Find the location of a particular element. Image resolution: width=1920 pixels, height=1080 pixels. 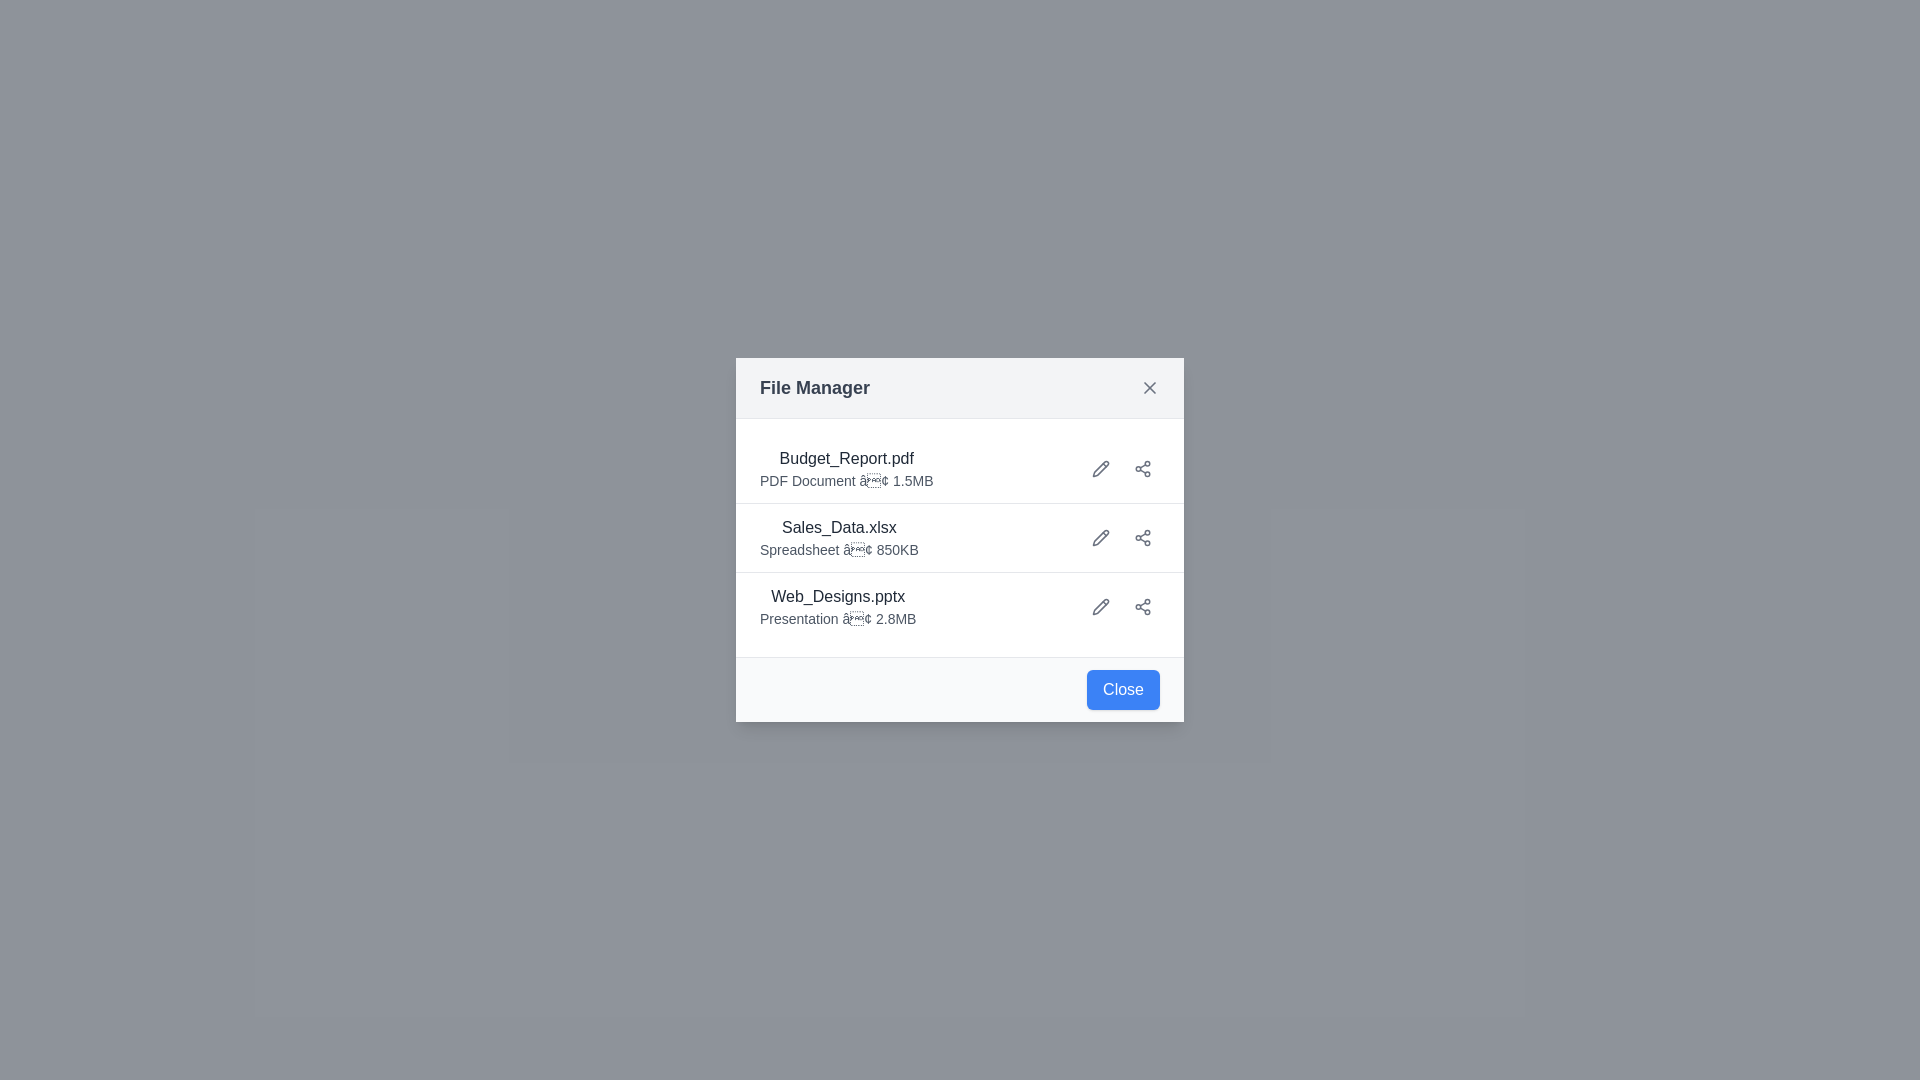

edit button for the file named Budget_Report.pdf is located at coordinates (1099, 469).